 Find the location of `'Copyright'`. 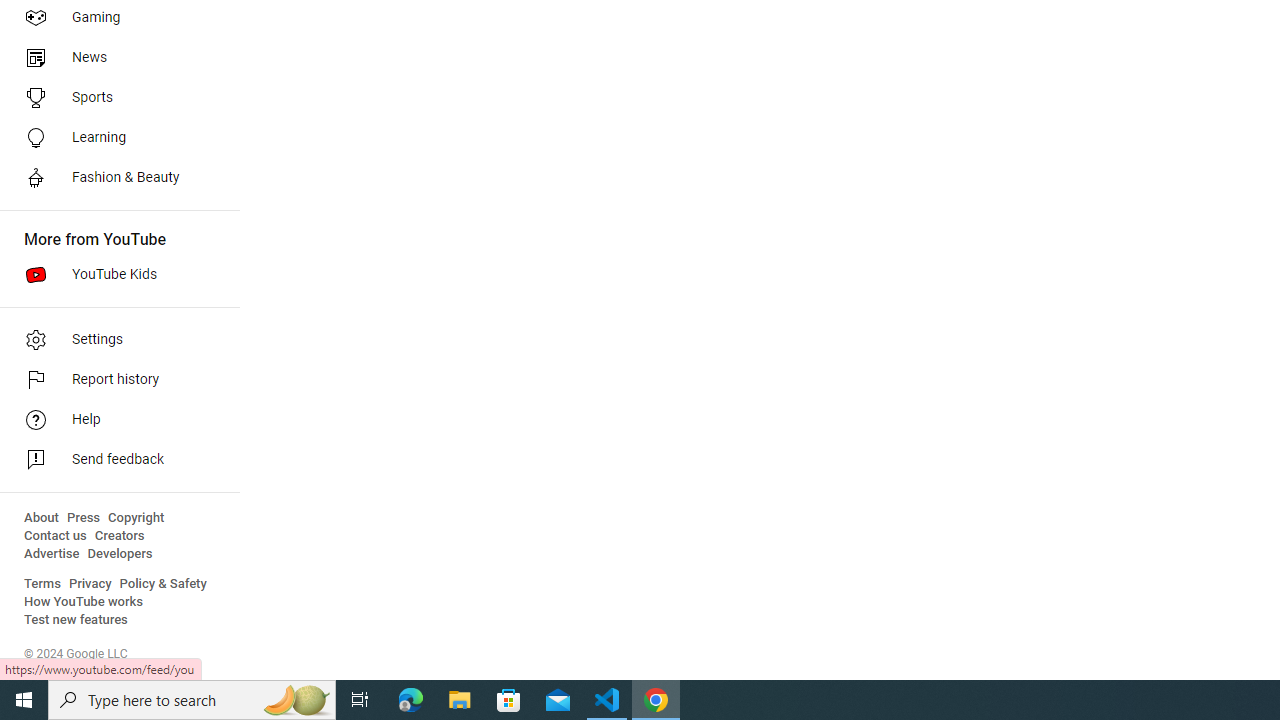

'Copyright' is located at coordinates (135, 517).